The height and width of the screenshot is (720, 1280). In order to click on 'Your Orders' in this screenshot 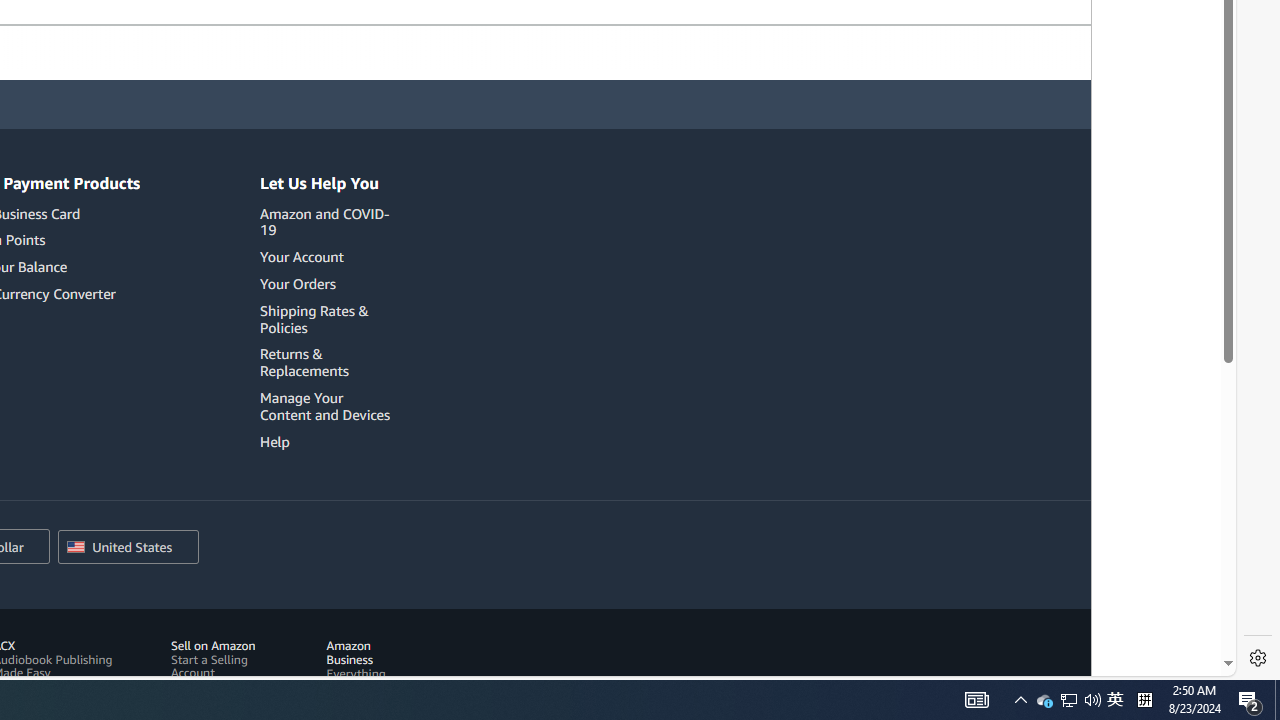, I will do `click(328, 284)`.